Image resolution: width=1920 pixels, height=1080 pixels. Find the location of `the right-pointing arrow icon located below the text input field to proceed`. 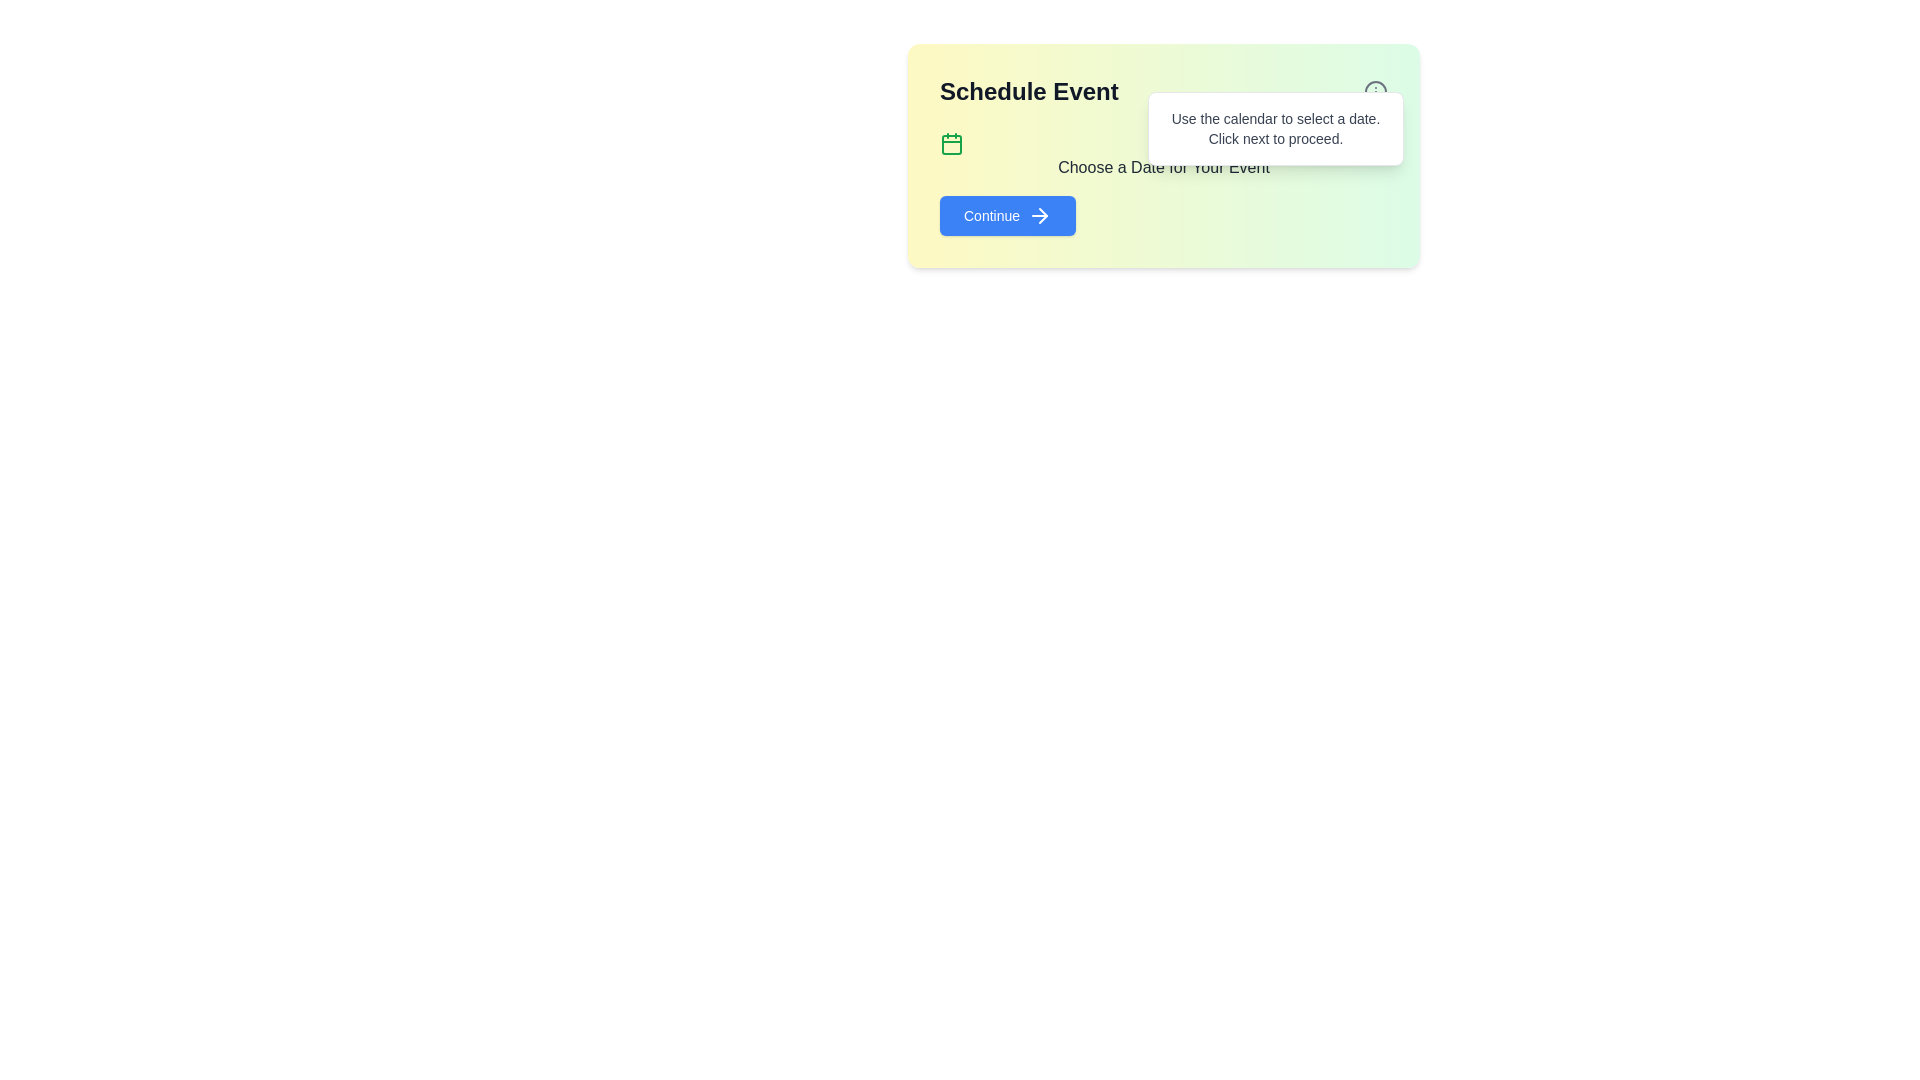

the right-pointing arrow icon located below the text input field to proceed is located at coordinates (1042, 216).